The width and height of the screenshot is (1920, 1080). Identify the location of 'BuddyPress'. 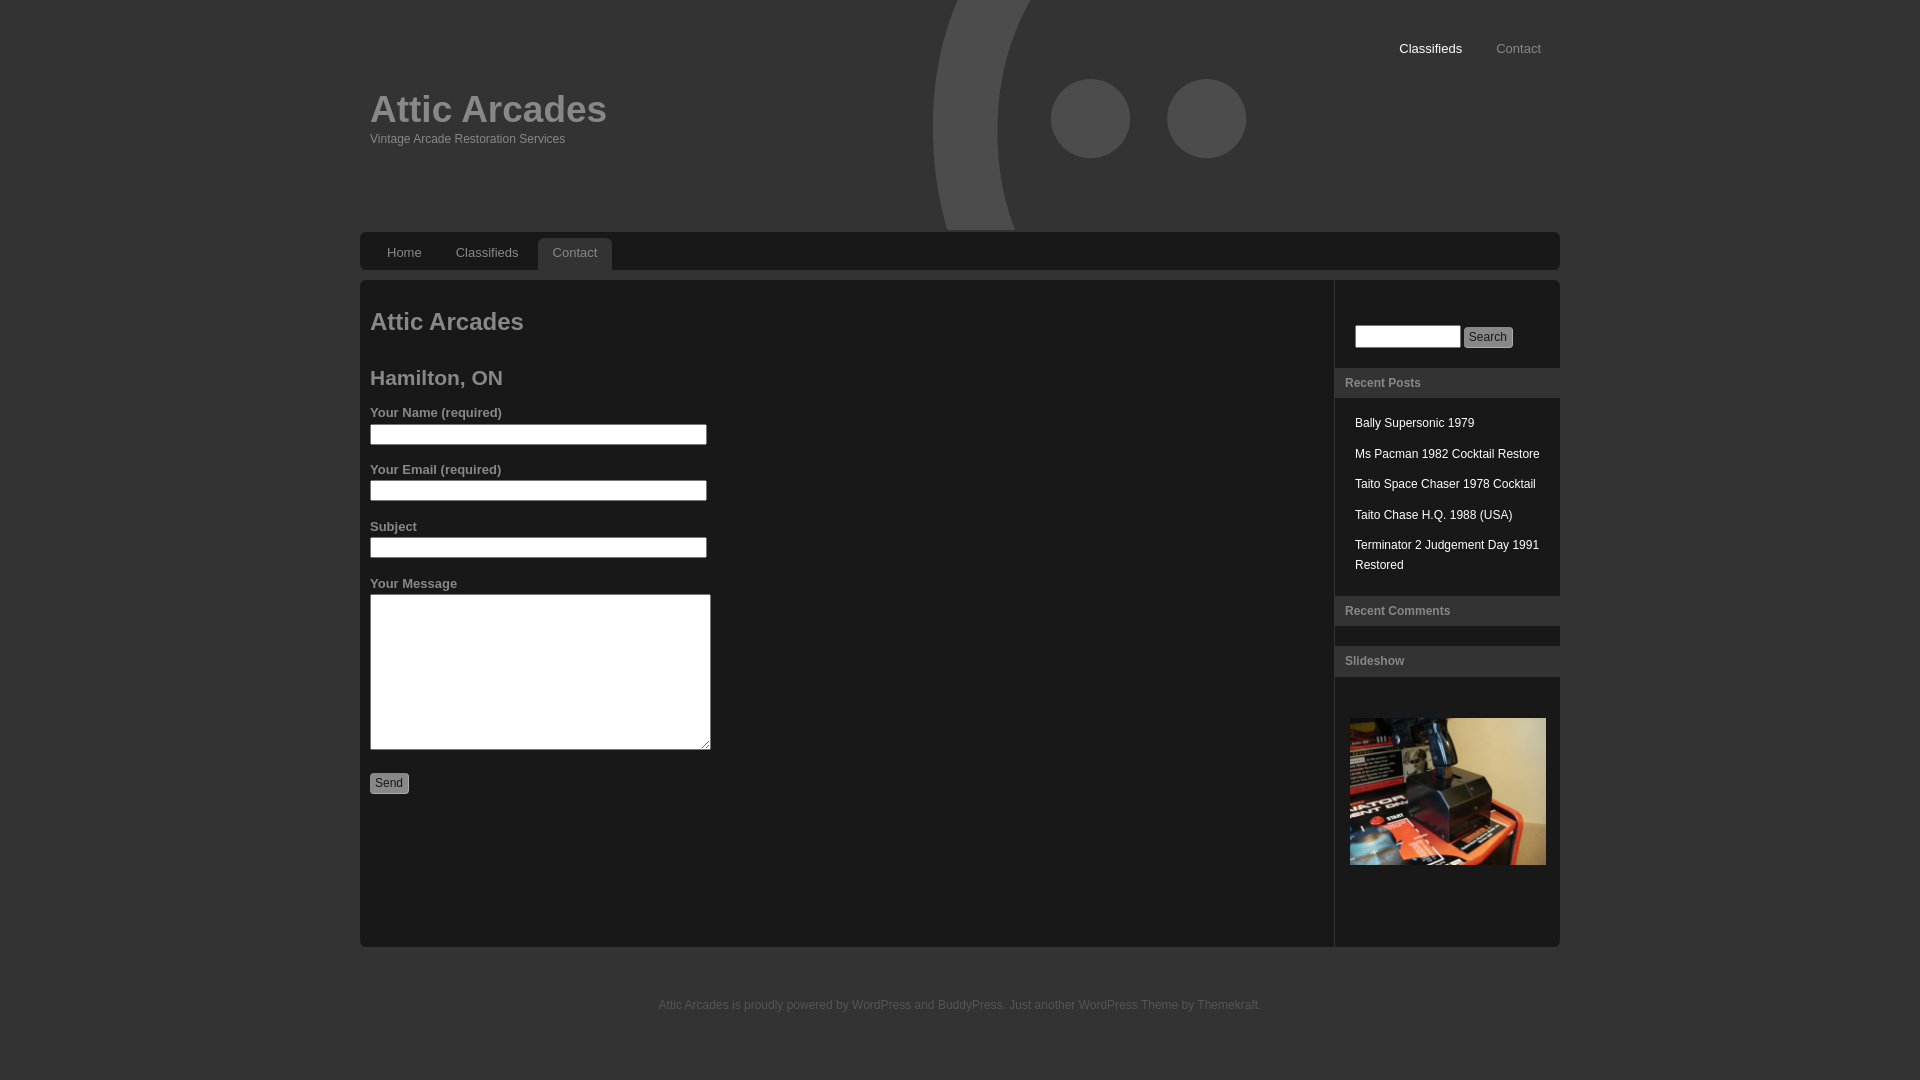
(936, 1005).